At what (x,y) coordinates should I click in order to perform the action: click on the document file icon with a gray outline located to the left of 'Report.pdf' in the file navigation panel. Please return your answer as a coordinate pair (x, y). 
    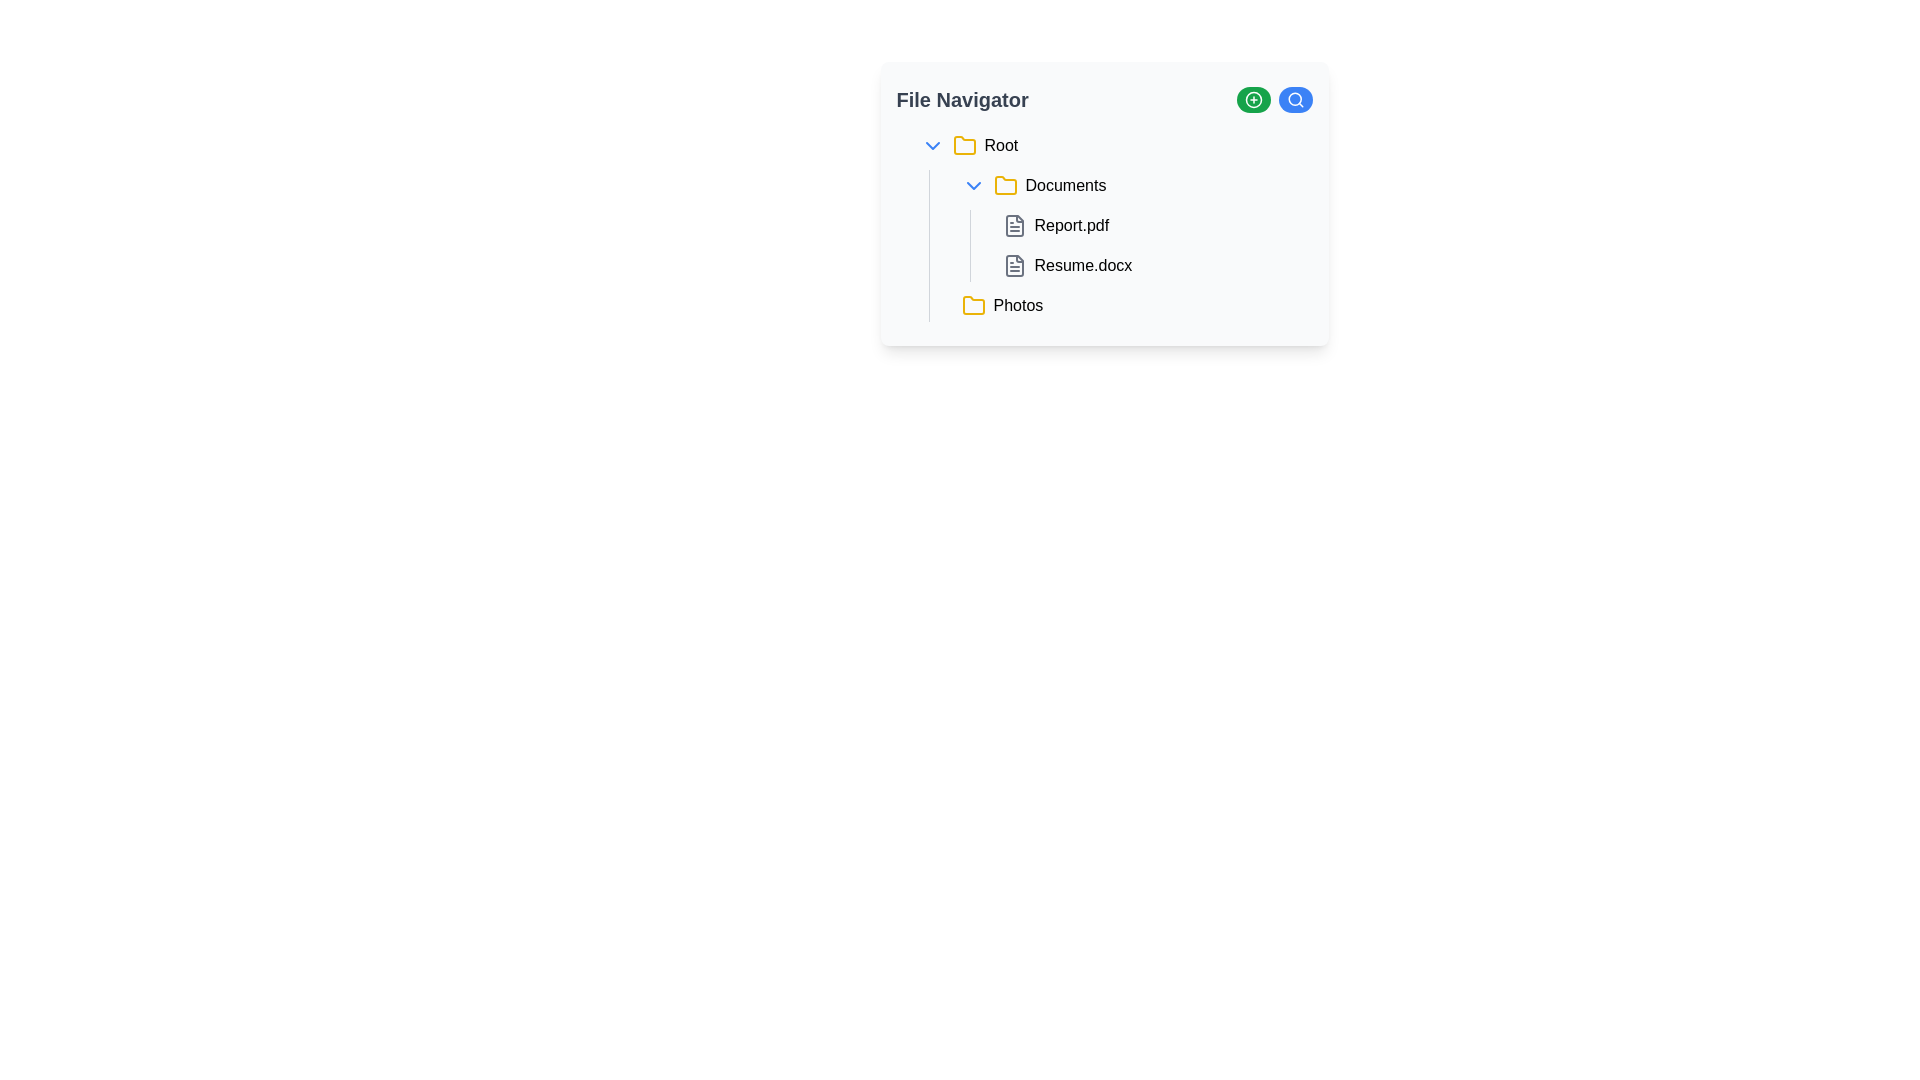
    Looking at the image, I should click on (1014, 225).